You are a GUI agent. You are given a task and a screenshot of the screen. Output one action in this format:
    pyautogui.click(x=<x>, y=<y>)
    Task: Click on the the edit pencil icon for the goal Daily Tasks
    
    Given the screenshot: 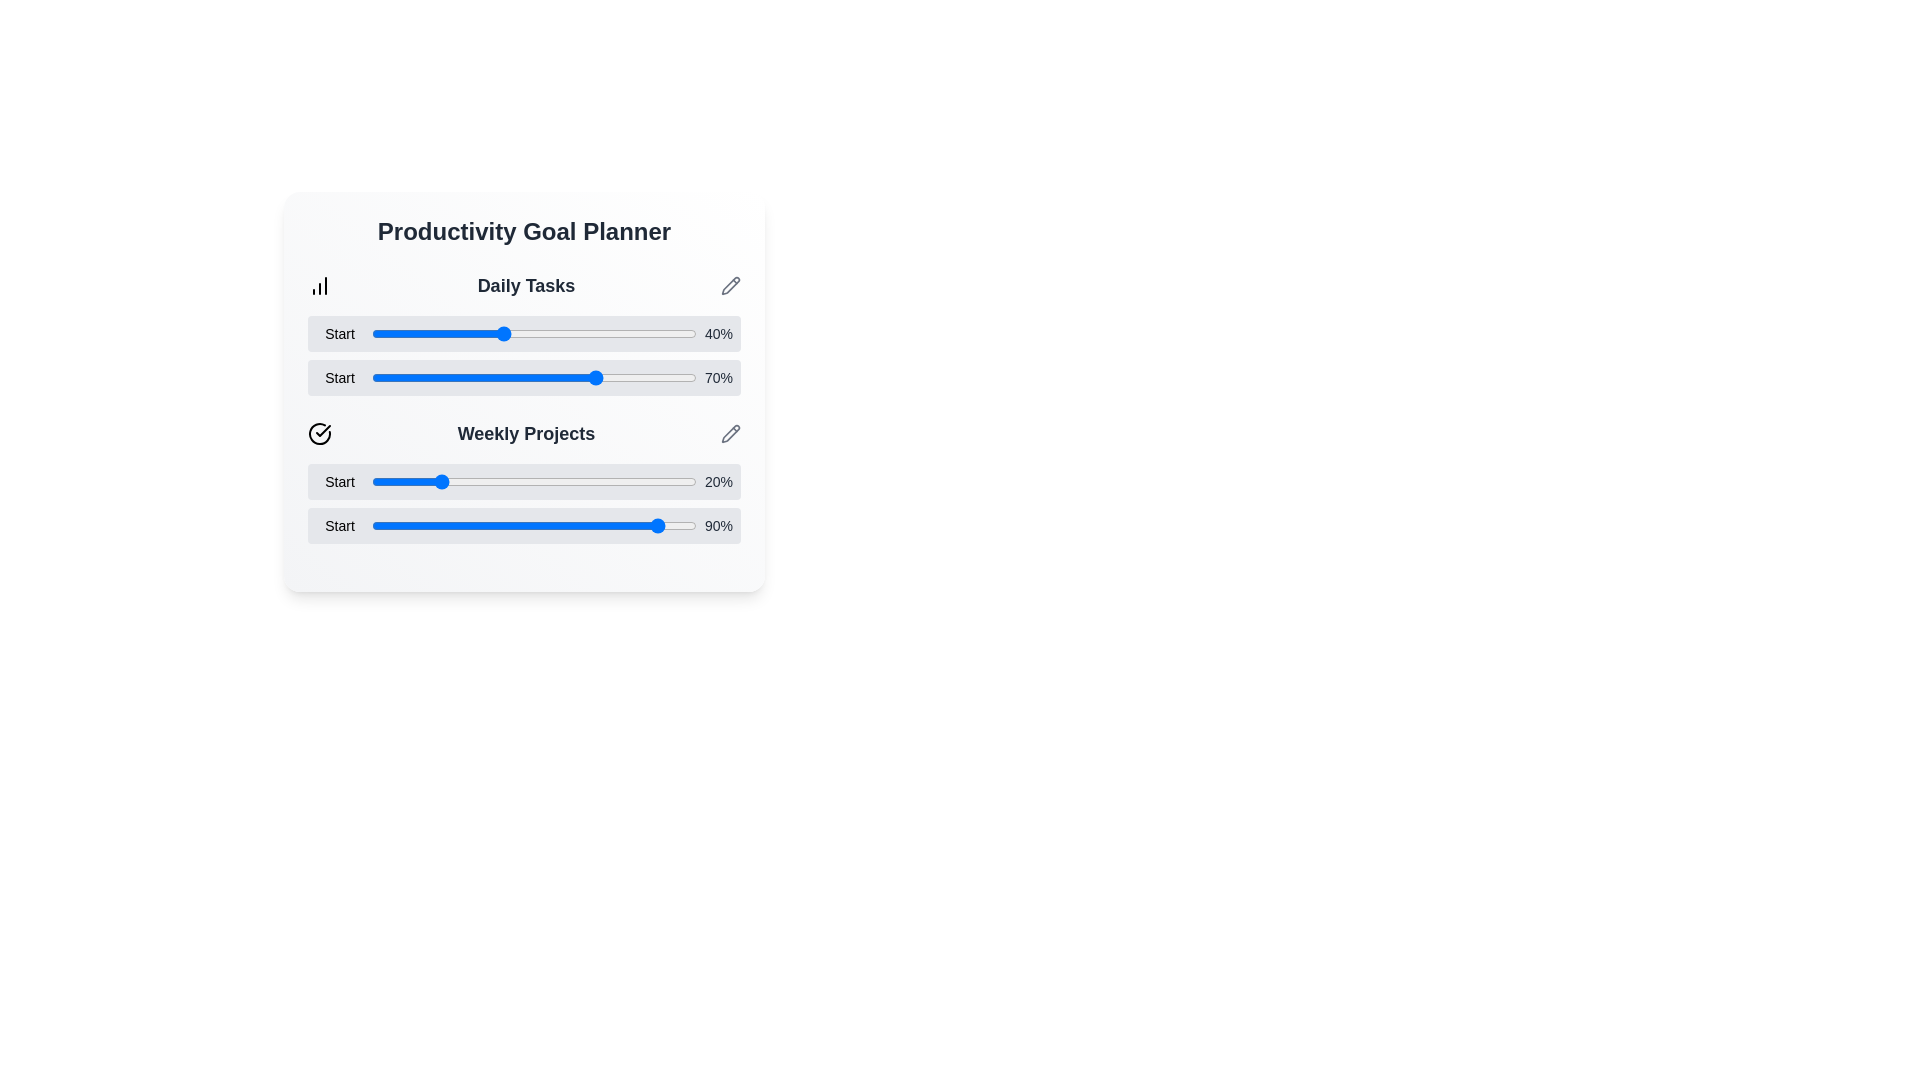 What is the action you would take?
    pyautogui.click(x=729, y=285)
    